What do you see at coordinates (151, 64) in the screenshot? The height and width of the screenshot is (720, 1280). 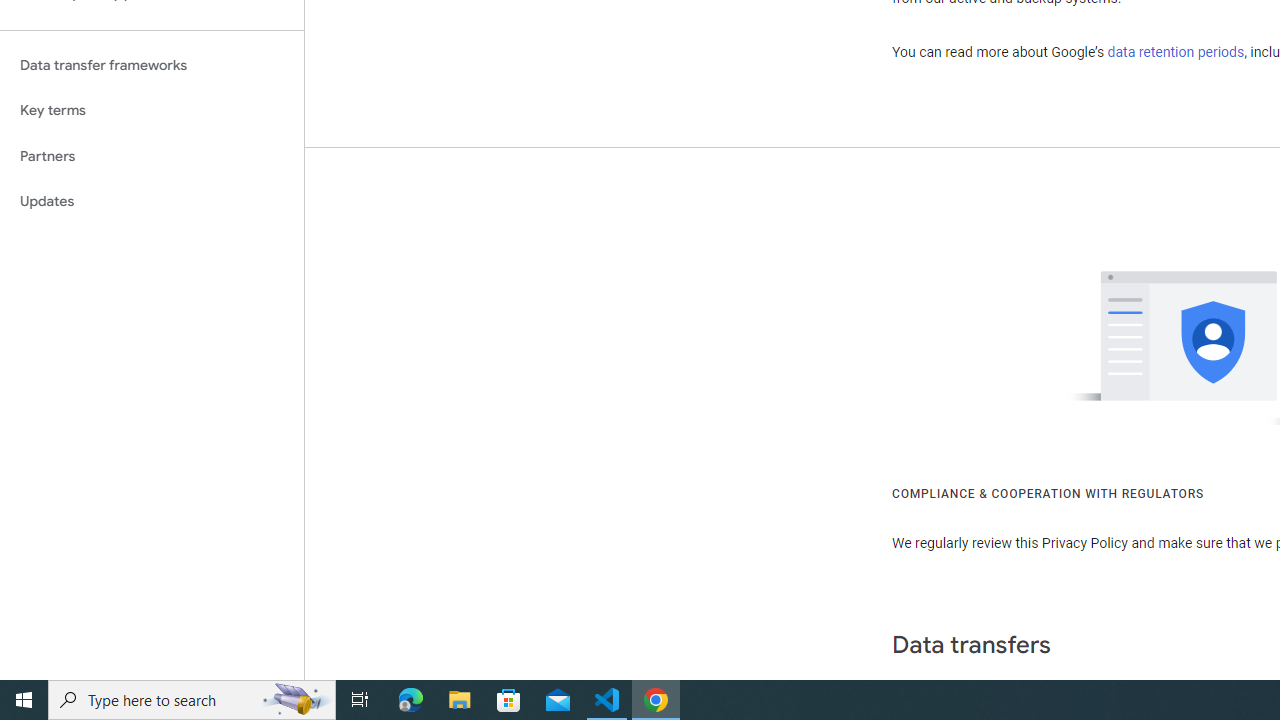 I see `'Data transfer frameworks'` at bounding box center [151, 64].